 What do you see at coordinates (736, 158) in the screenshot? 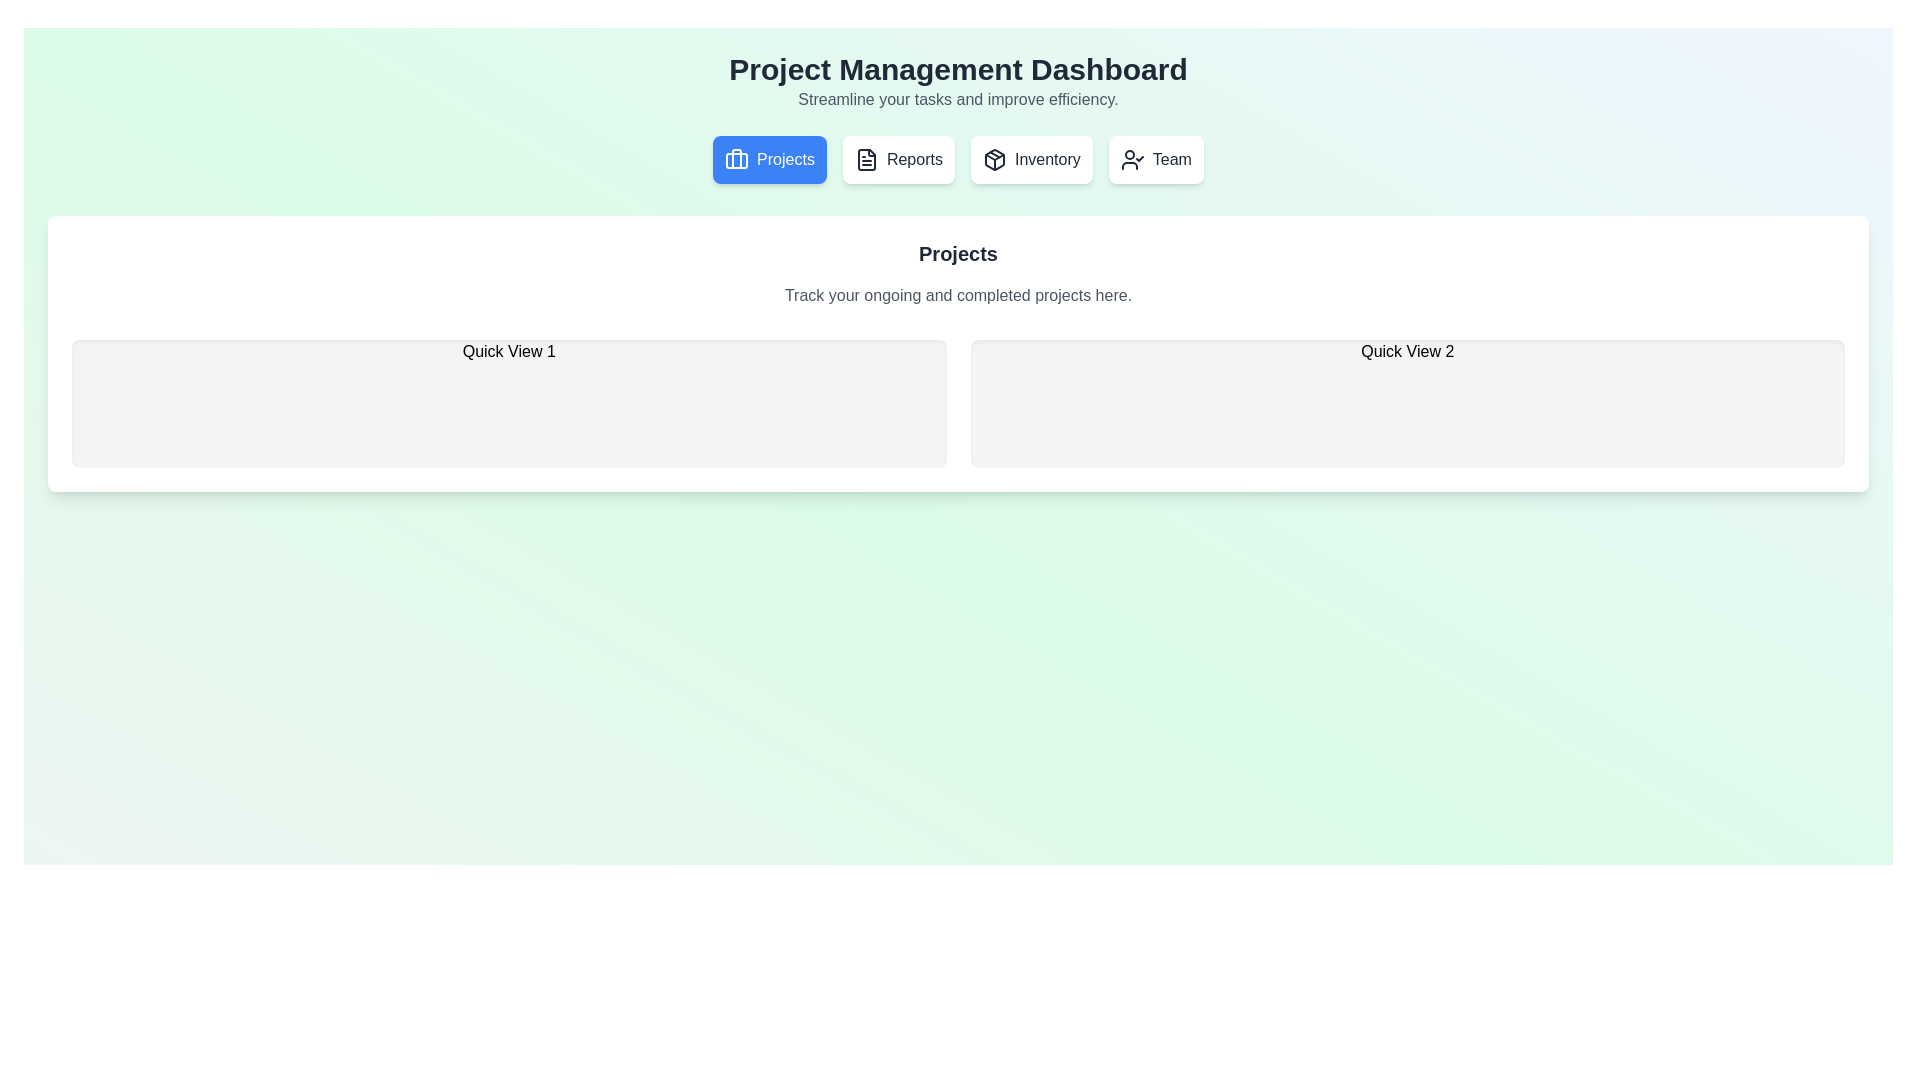
I see `the Projects icon, which is the leftmost part of the interactive 'Projects' button group located at the top center of the page` at bounding box center [736, 158].